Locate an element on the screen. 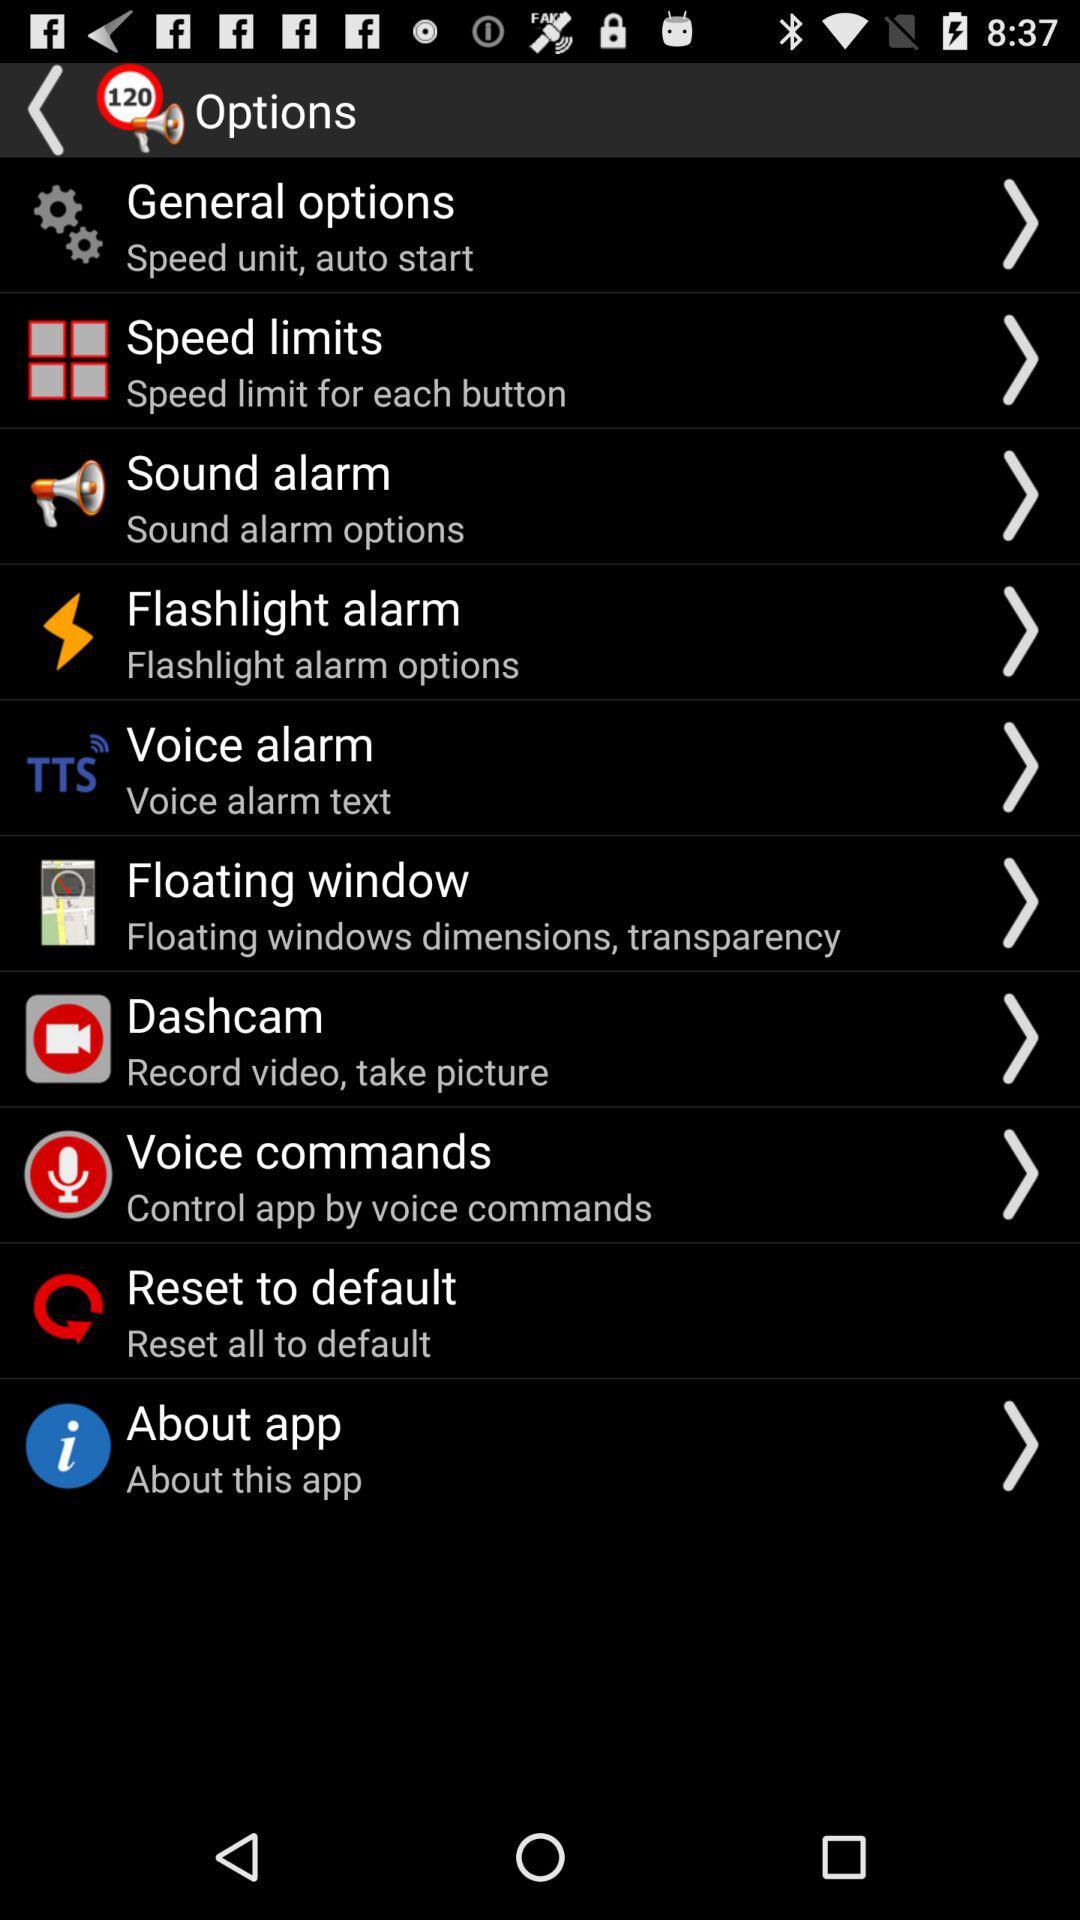  the floating windows dimensions app is located at coordinates (483, 934).